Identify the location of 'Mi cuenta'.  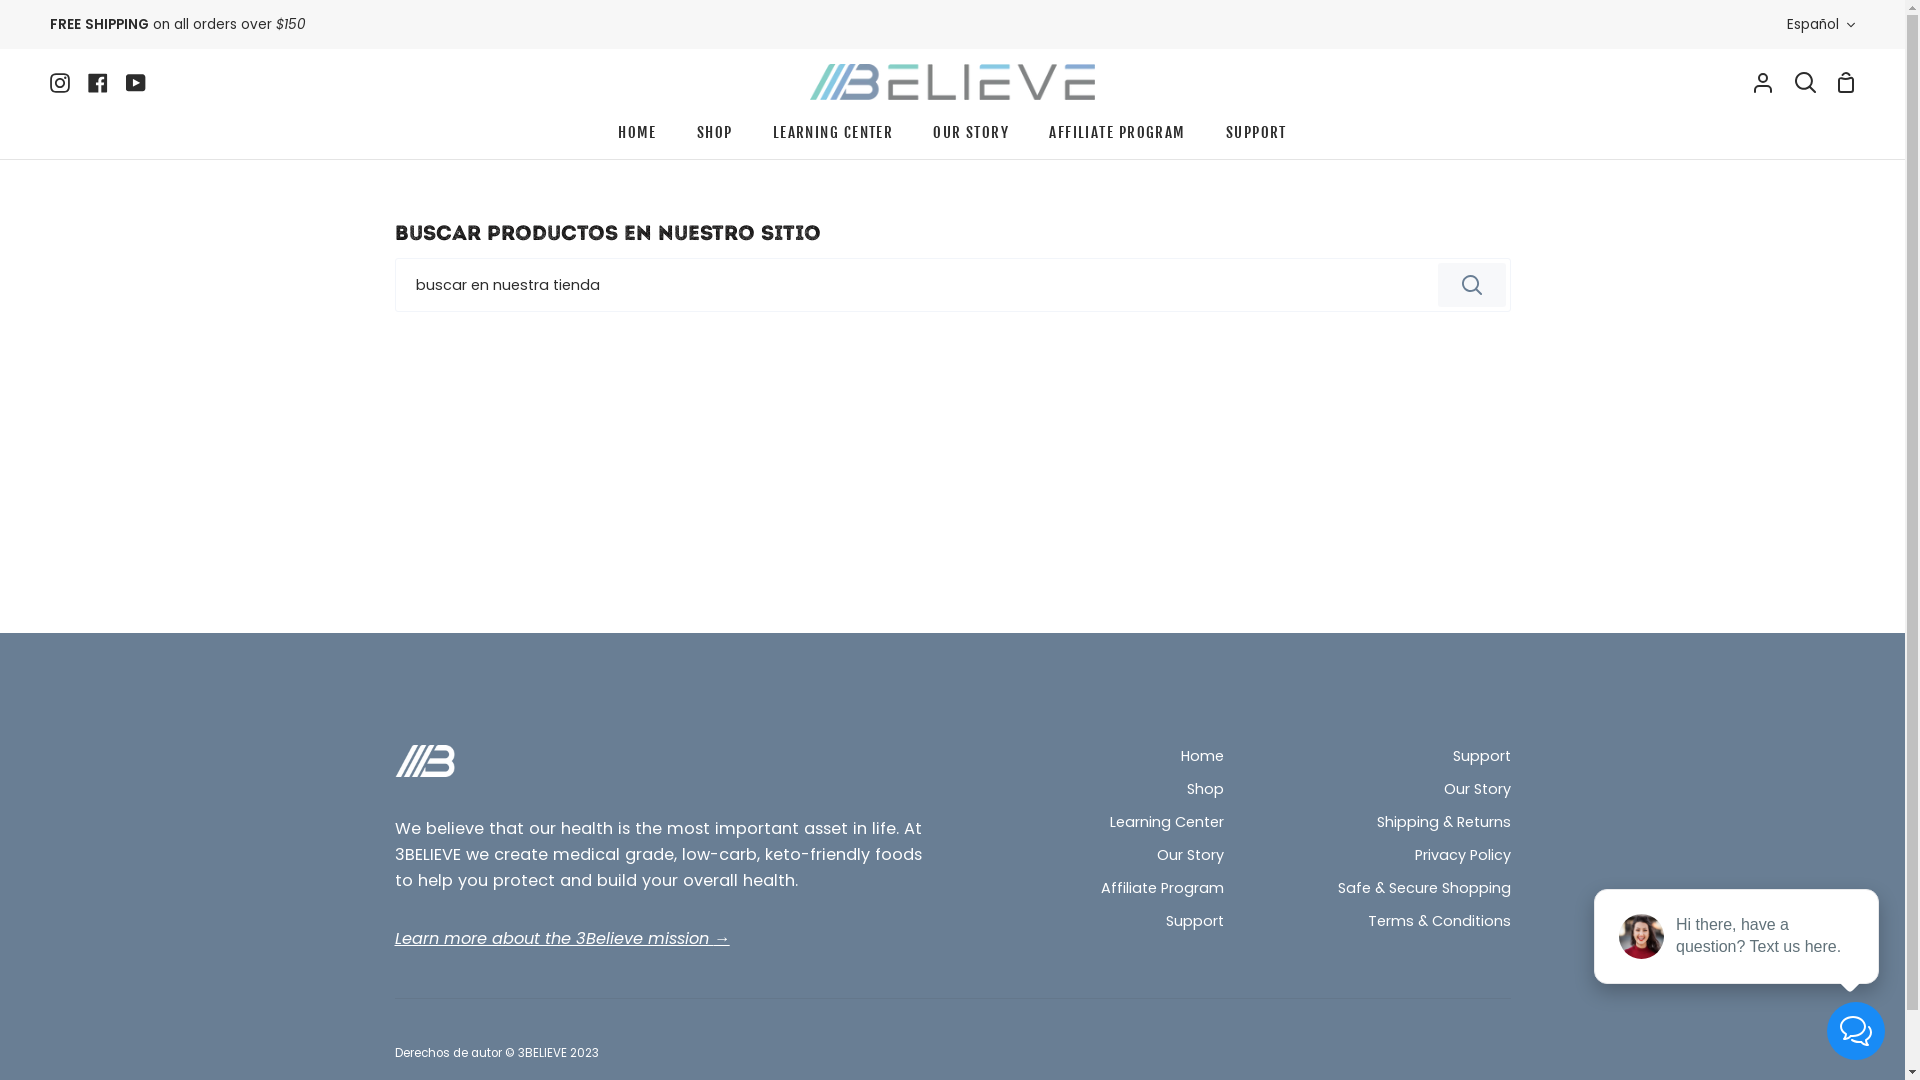
(1762, 80).